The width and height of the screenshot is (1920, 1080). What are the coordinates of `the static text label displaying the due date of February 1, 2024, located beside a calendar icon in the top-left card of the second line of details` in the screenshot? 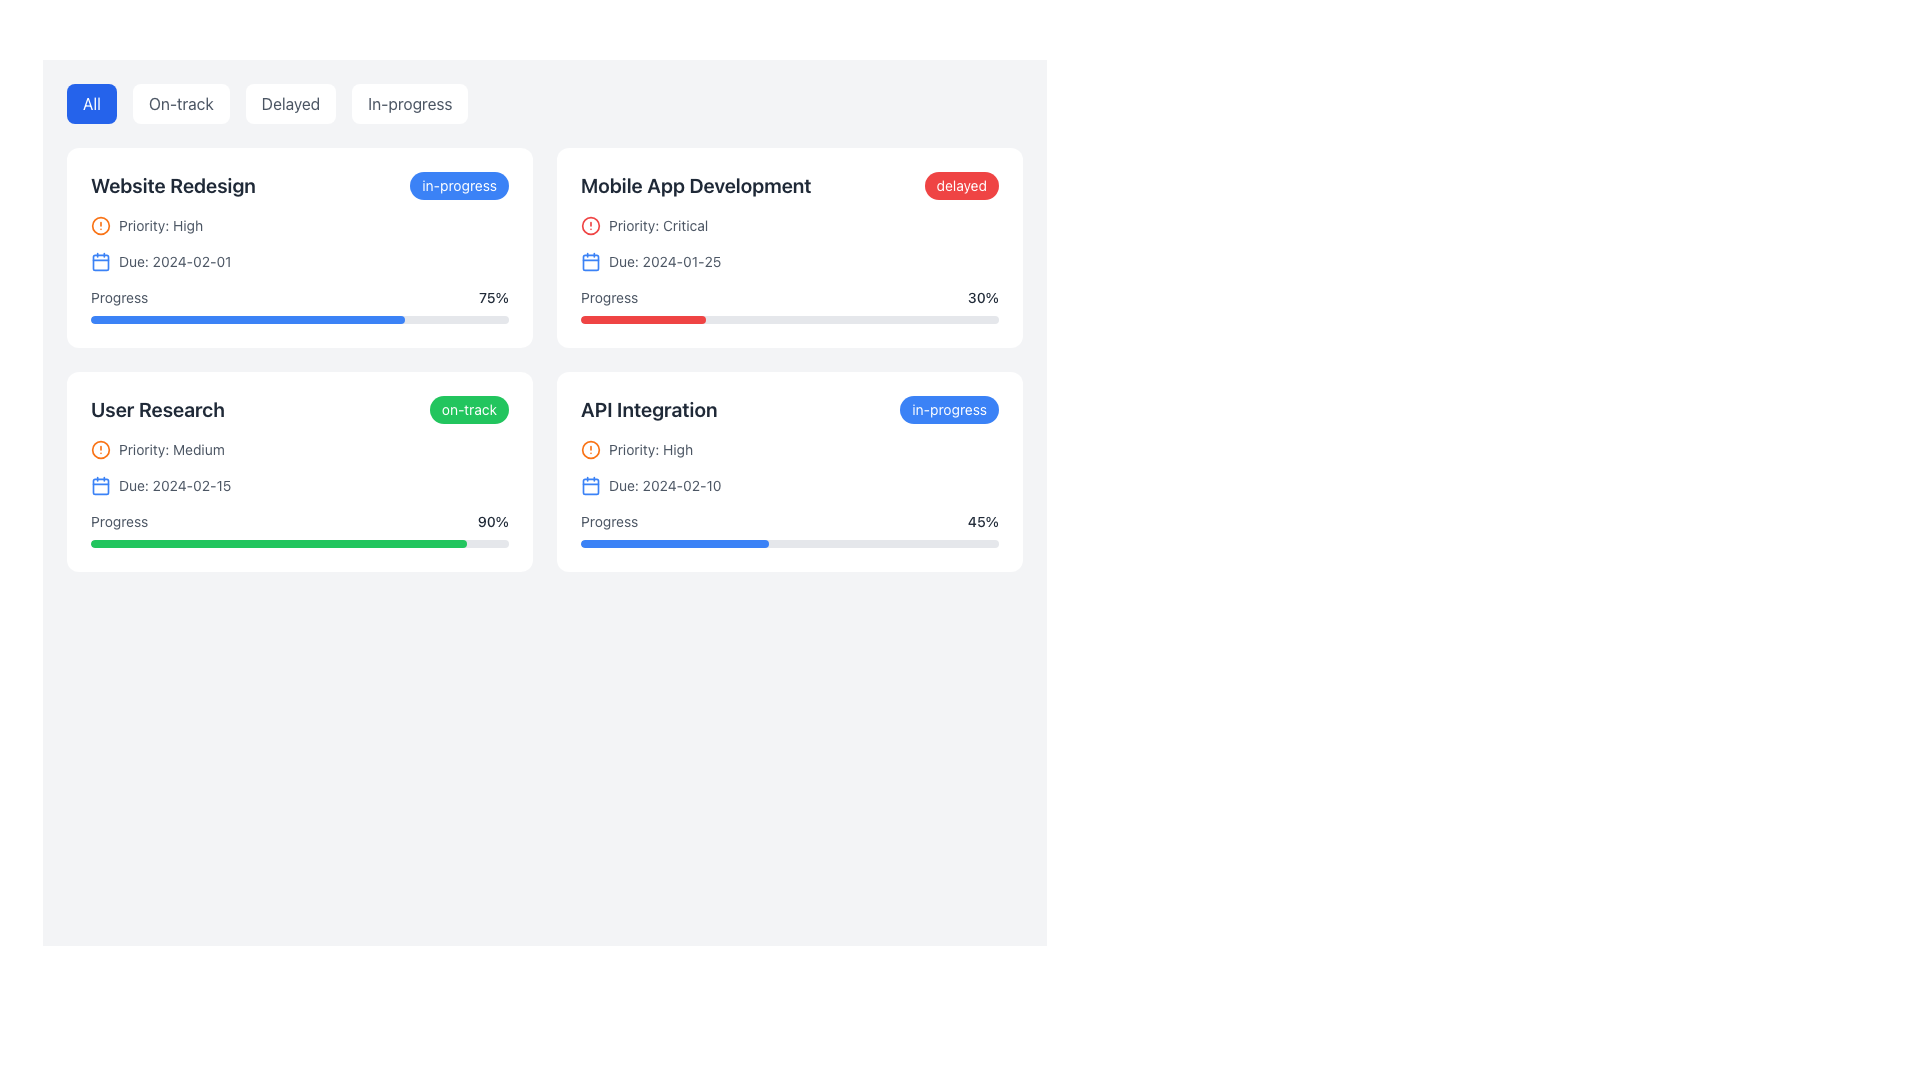 It's located at (175, 261).